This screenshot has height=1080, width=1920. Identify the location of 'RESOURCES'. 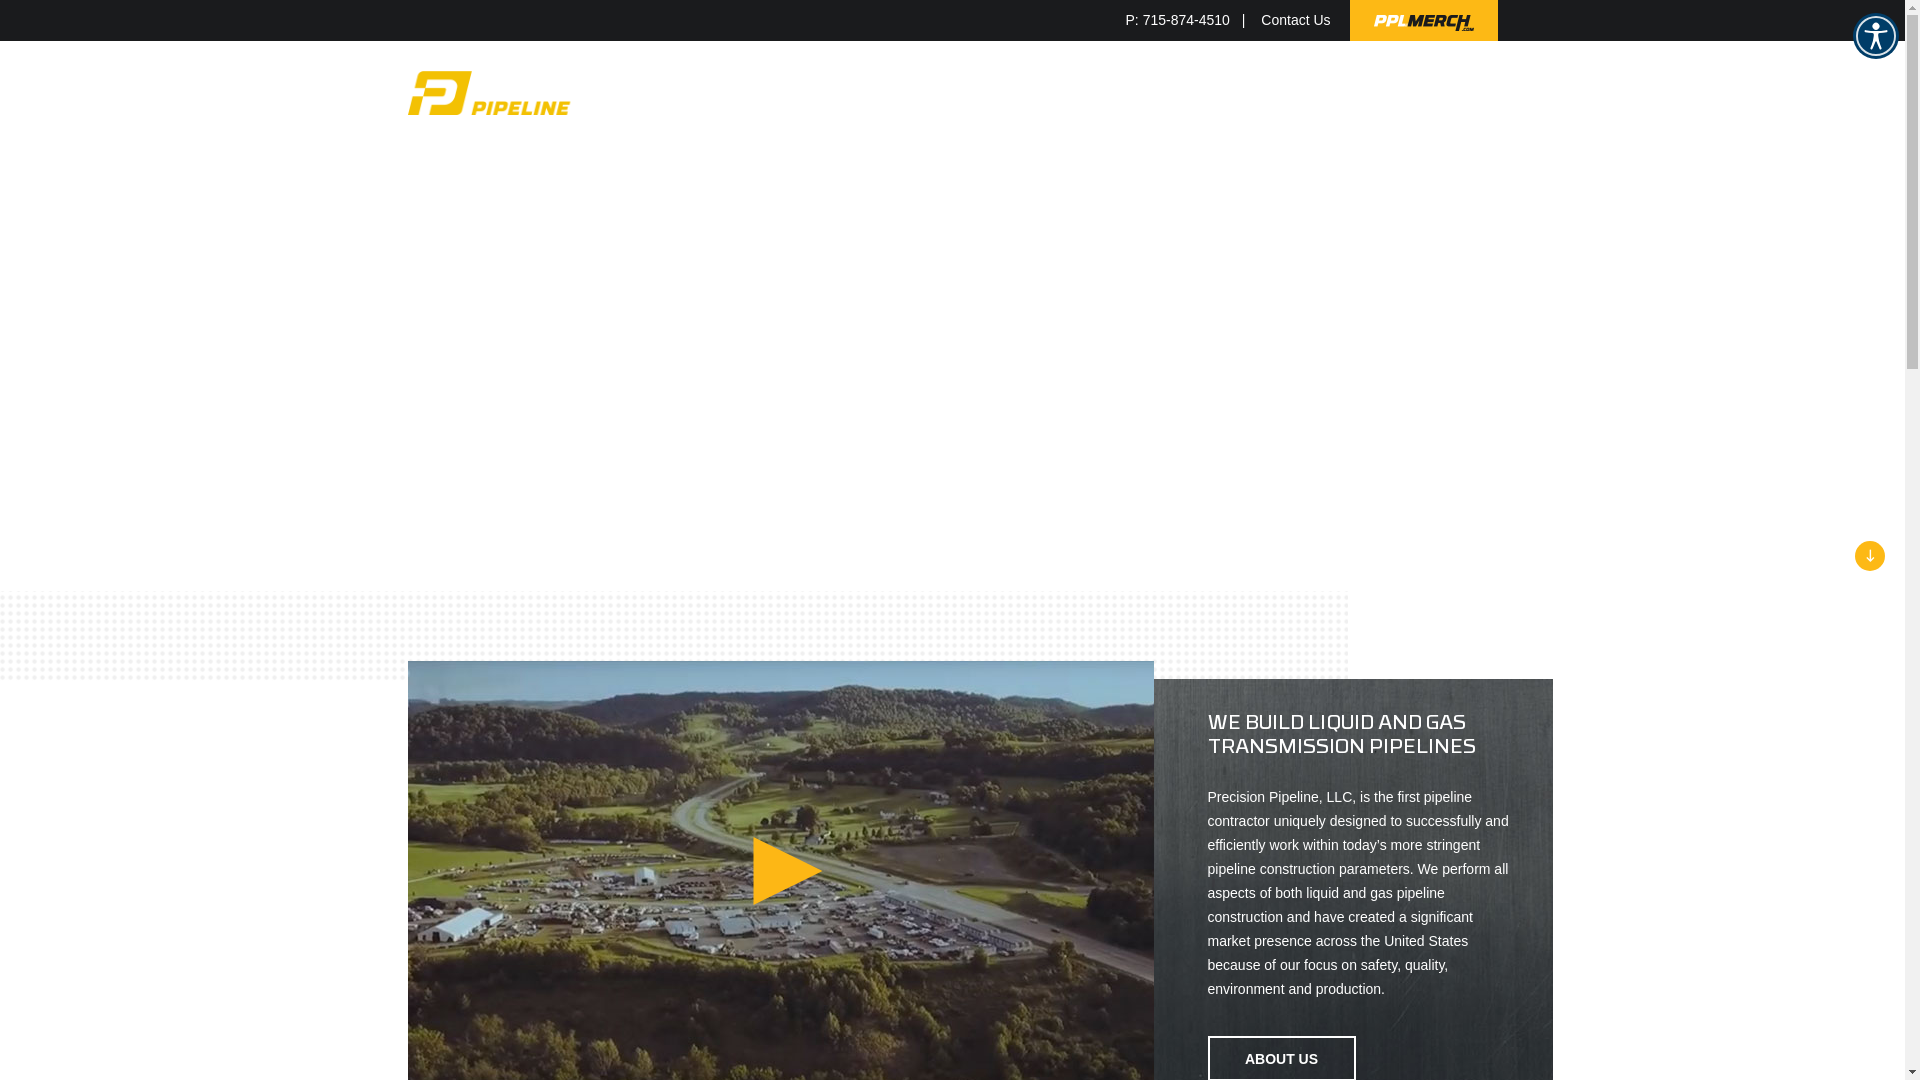
(1196, 93).